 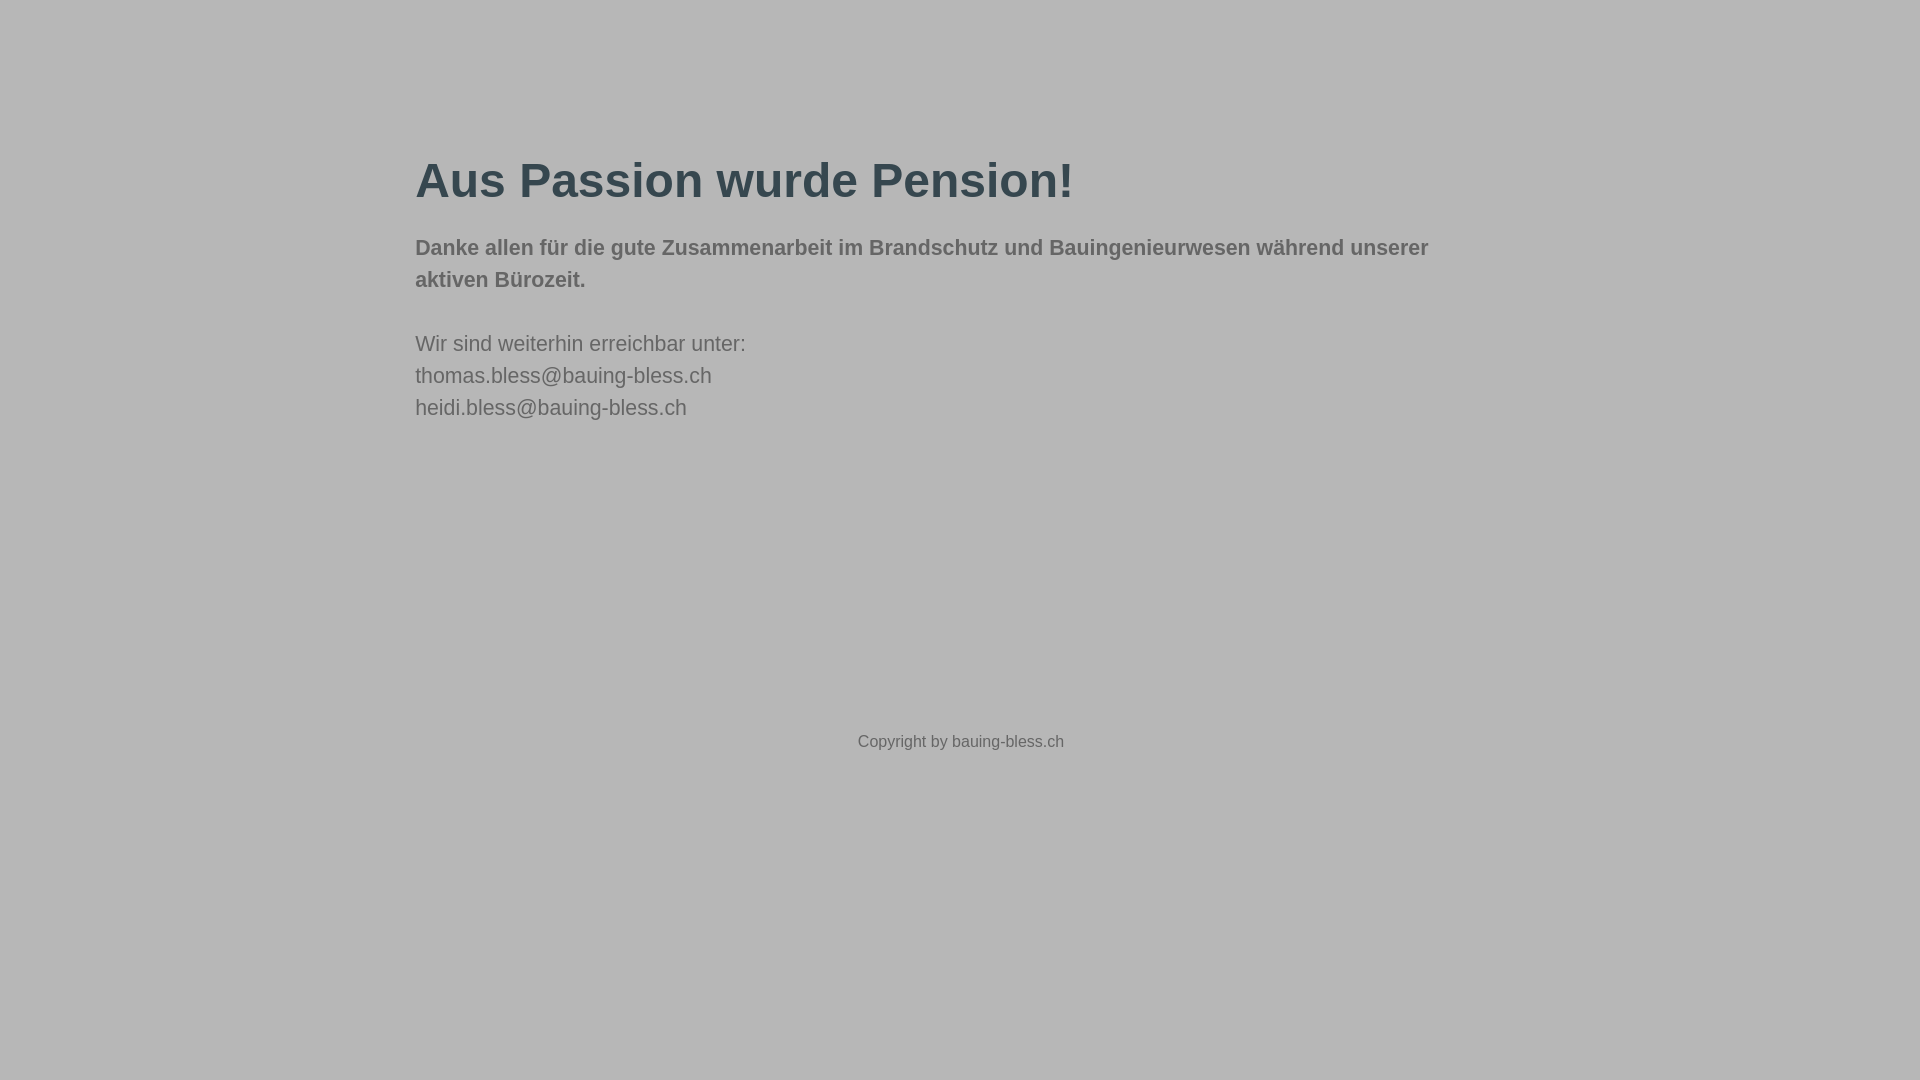 What do you see at coordinates (551, 407) in the screenshot?
I see `'heidi.bless@bauing-bless.ch'` at bounding box center [551, 407].